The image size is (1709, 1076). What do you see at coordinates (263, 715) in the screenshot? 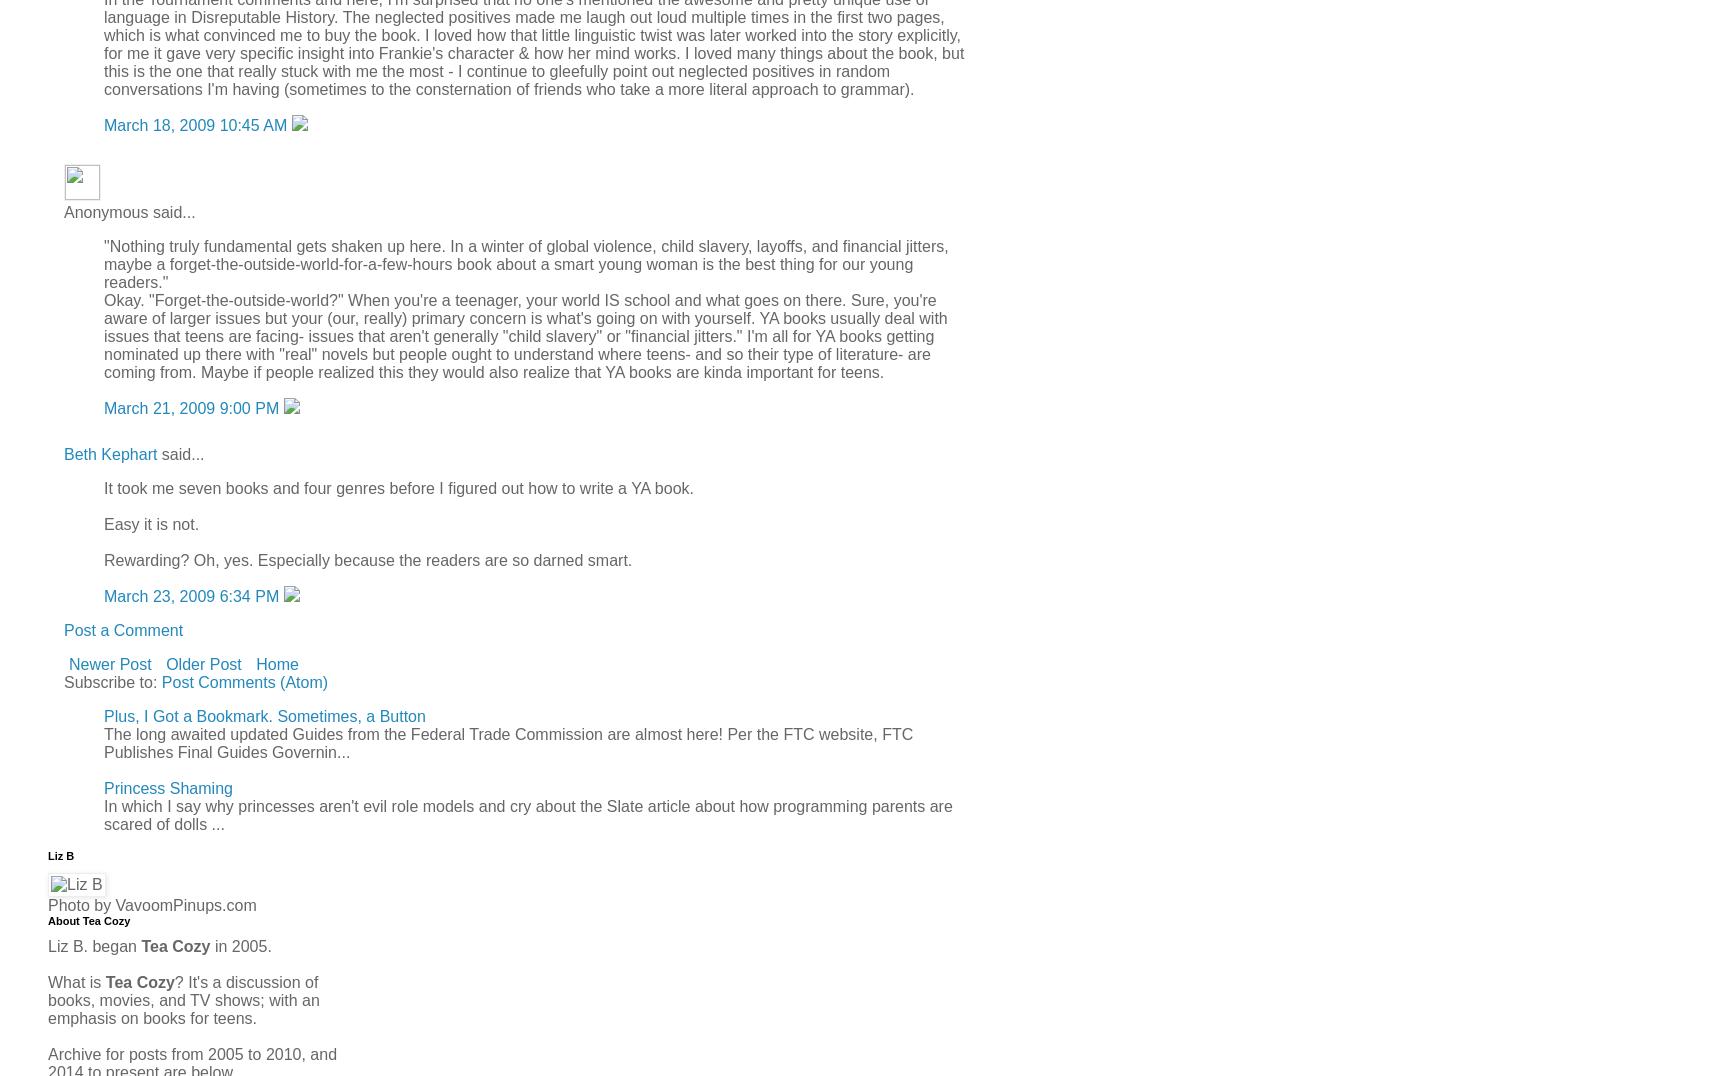
I see `'Plus, I Got a Bookmark. Sometimes, a Button'` at bounding box center [263, 715].